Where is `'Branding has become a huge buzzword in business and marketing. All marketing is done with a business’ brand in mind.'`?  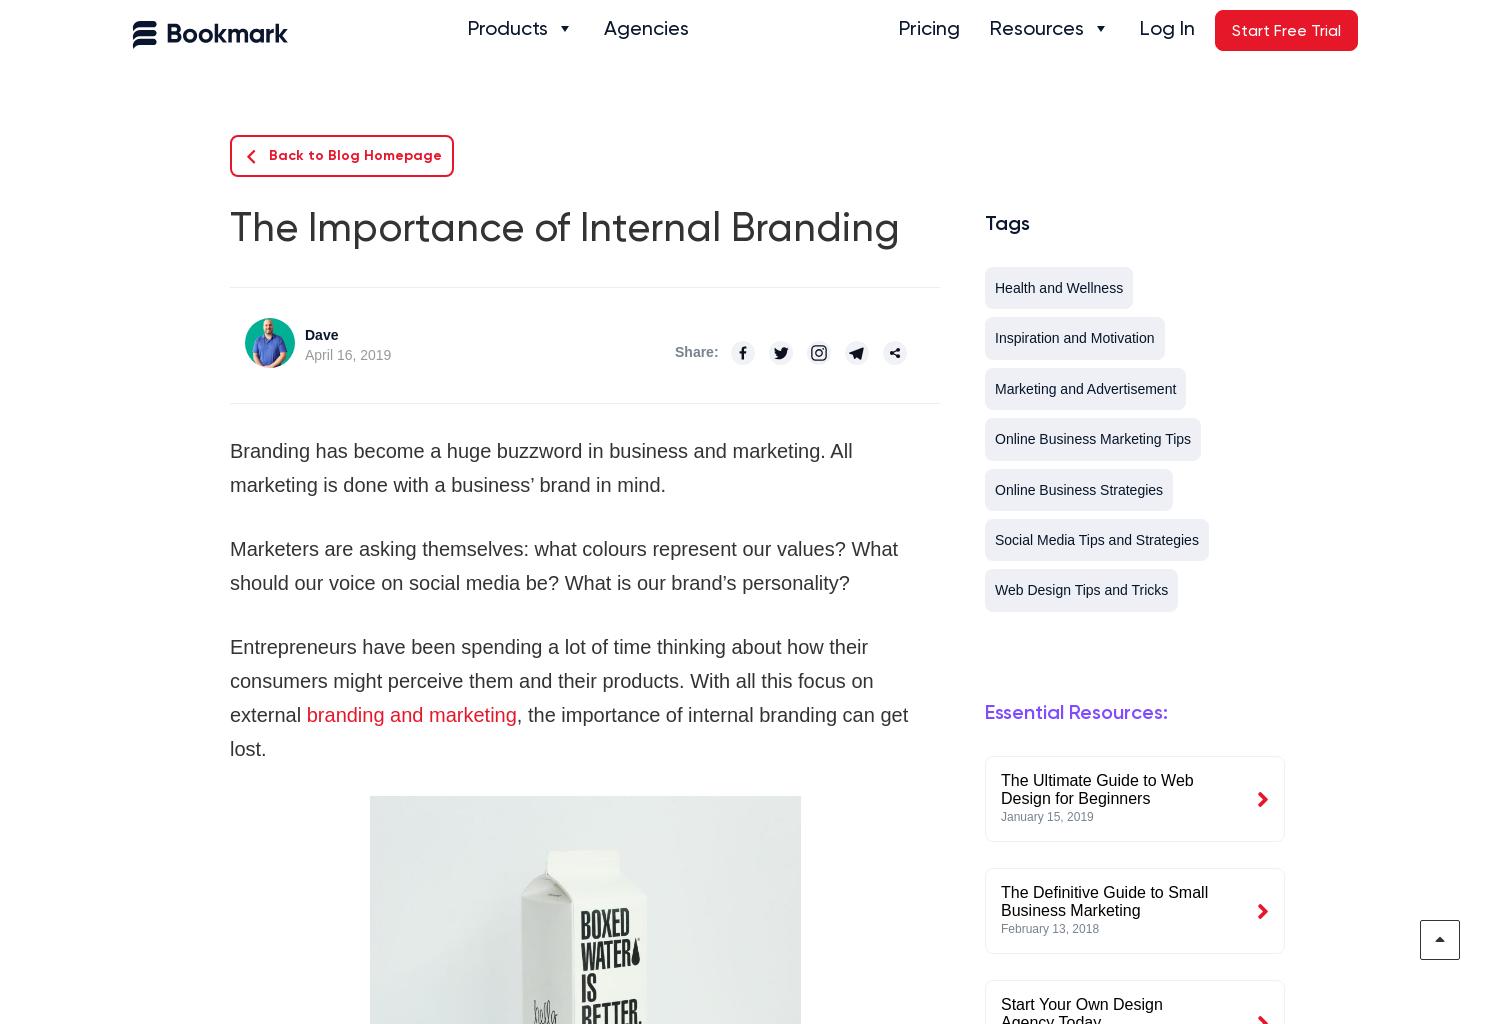 'Branding has become a huge buzzword in business and marketing. All marketing is done with a business’ brand in mind.' is located at coordinates (541, 467).